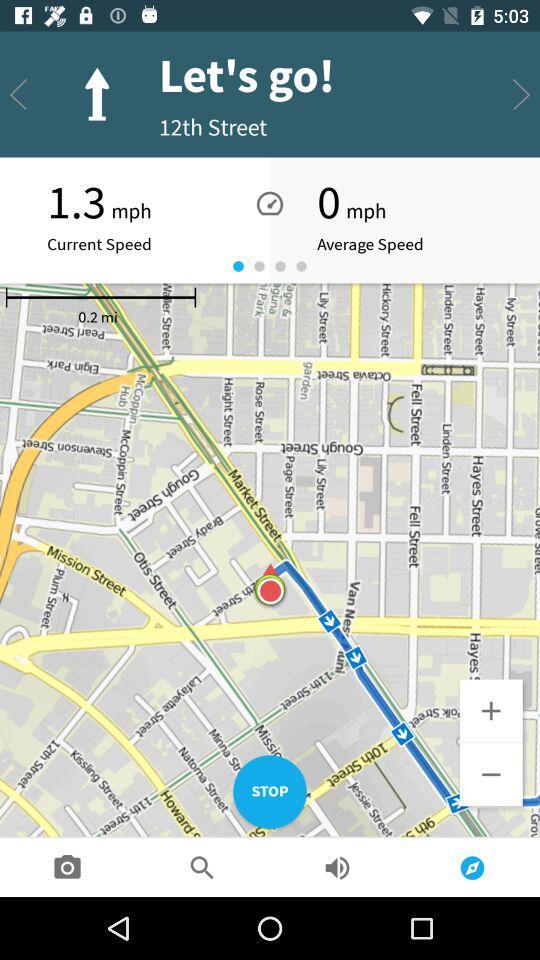  I want to click on the send icon, so click(521, 94).